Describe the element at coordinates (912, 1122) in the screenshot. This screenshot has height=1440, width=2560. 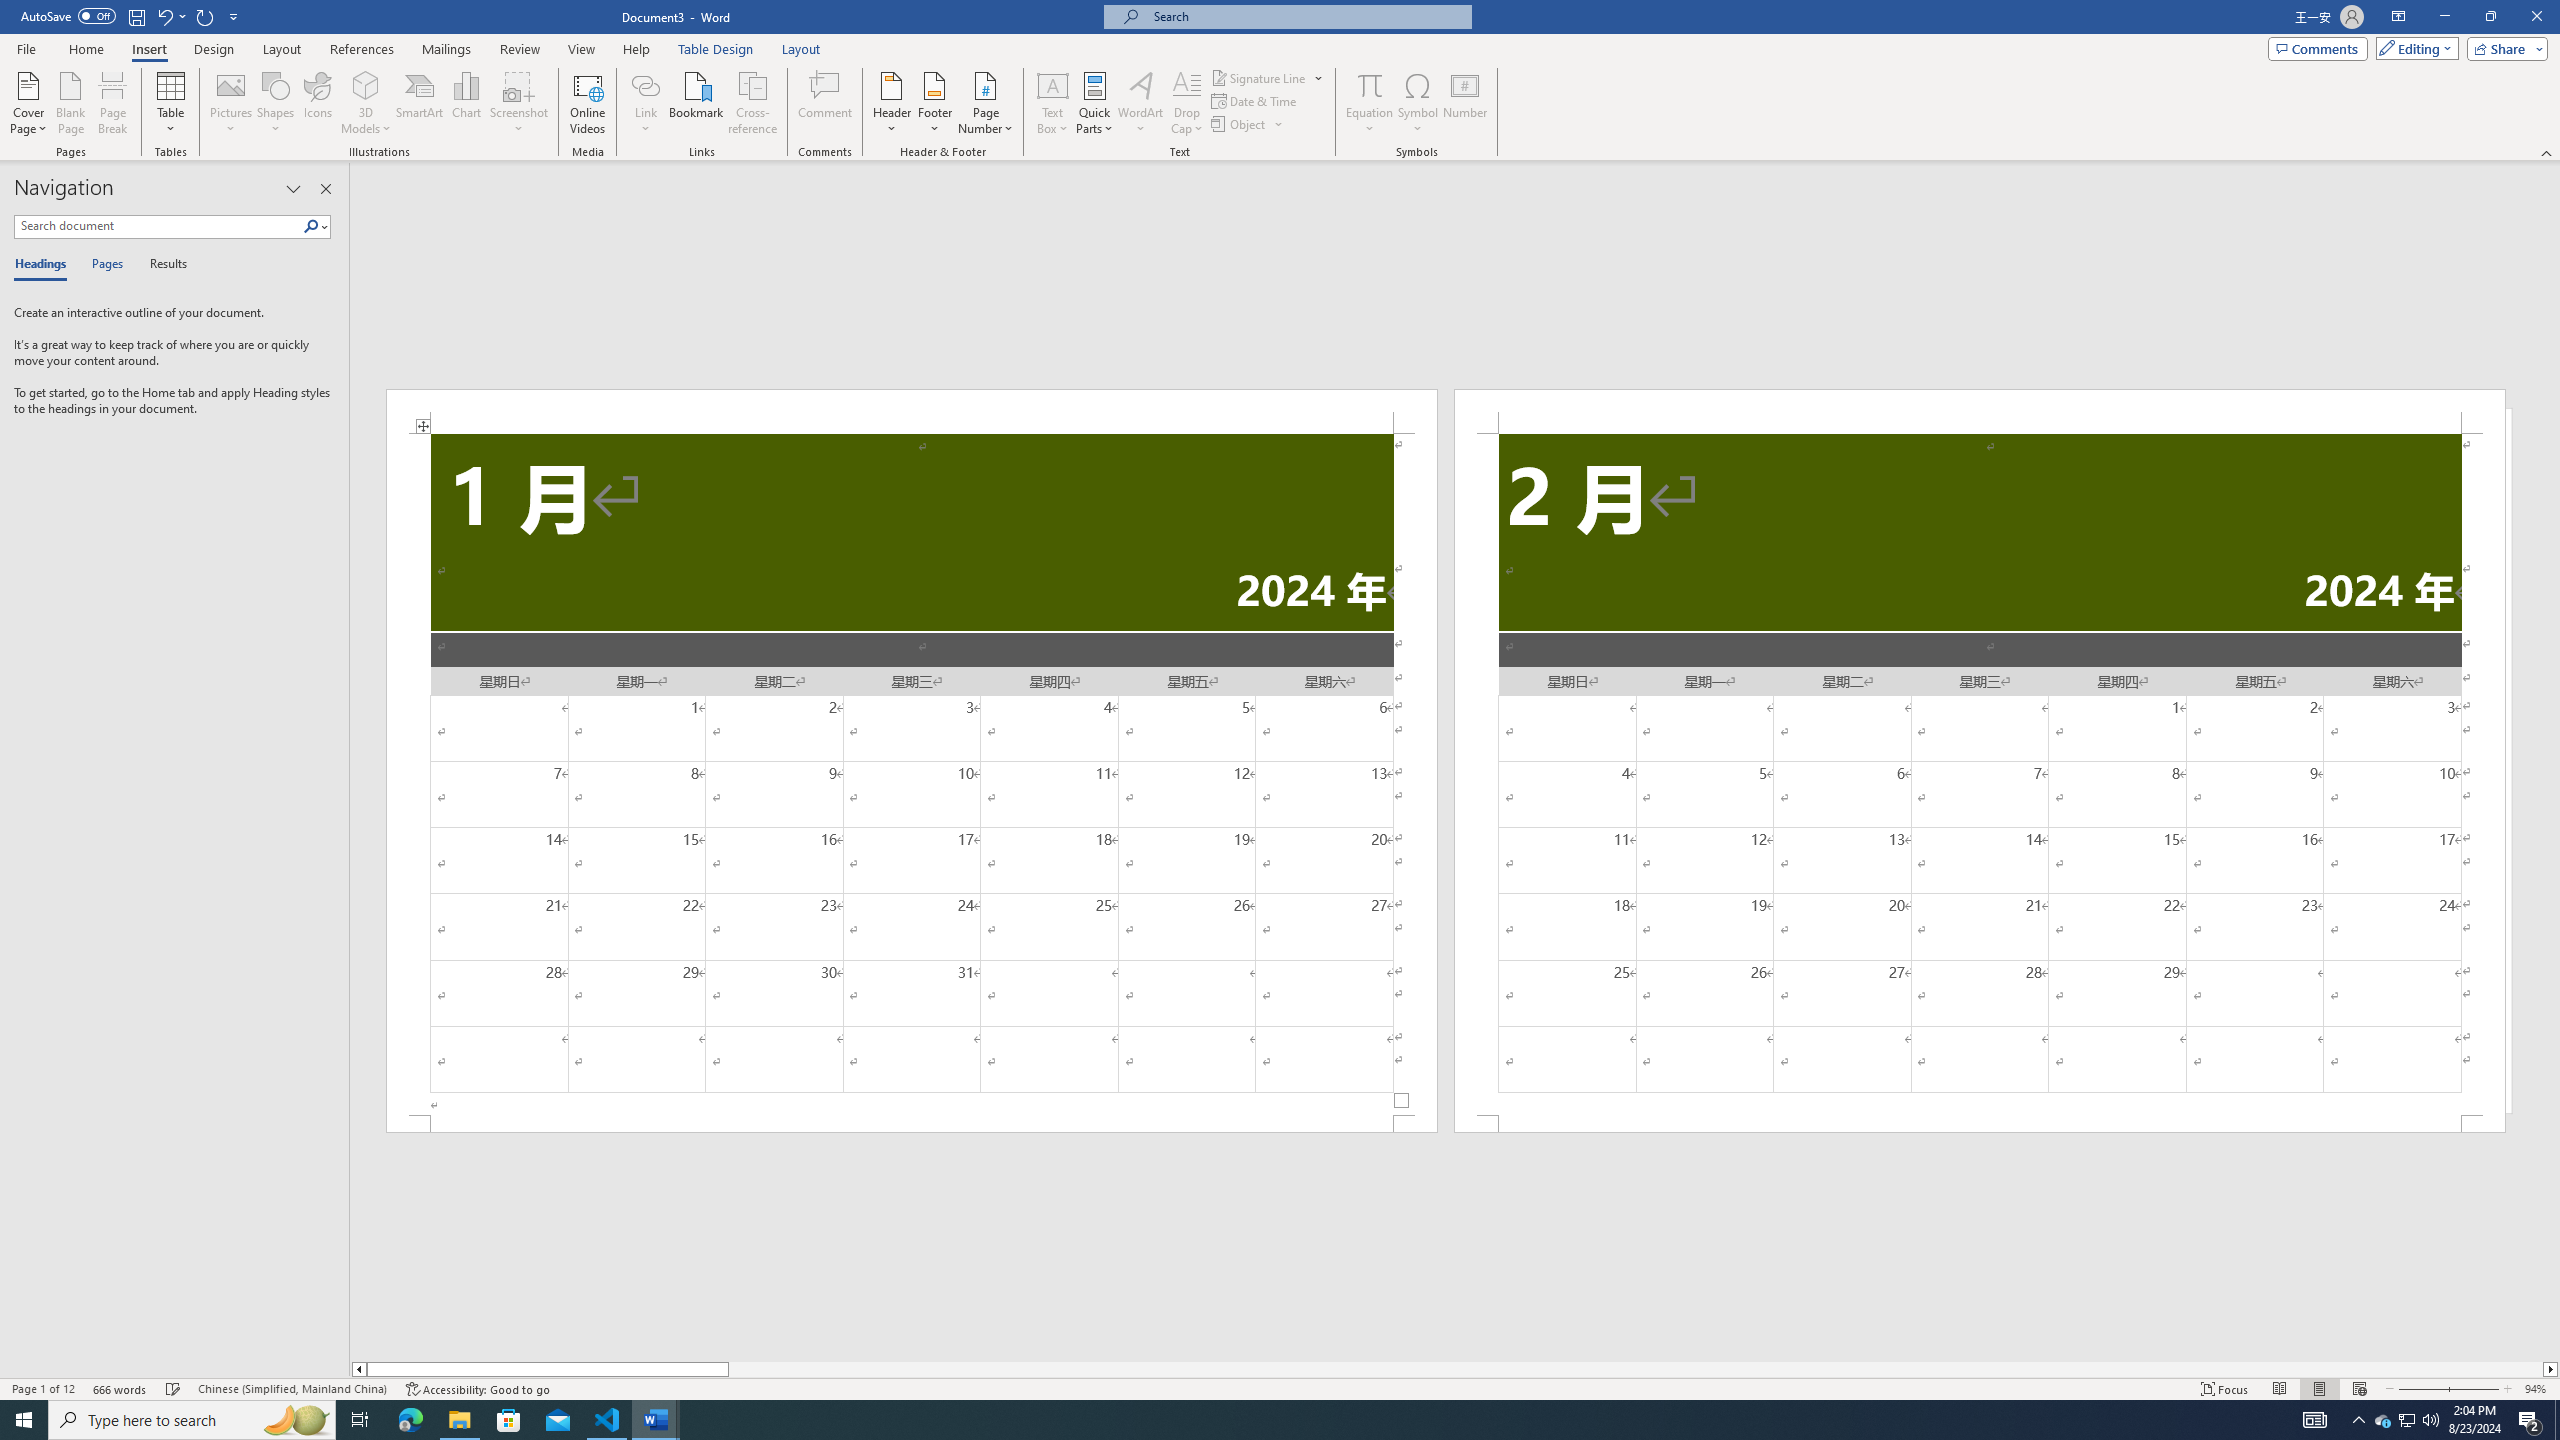
I see `'Footer -Section 1-'` at that location.